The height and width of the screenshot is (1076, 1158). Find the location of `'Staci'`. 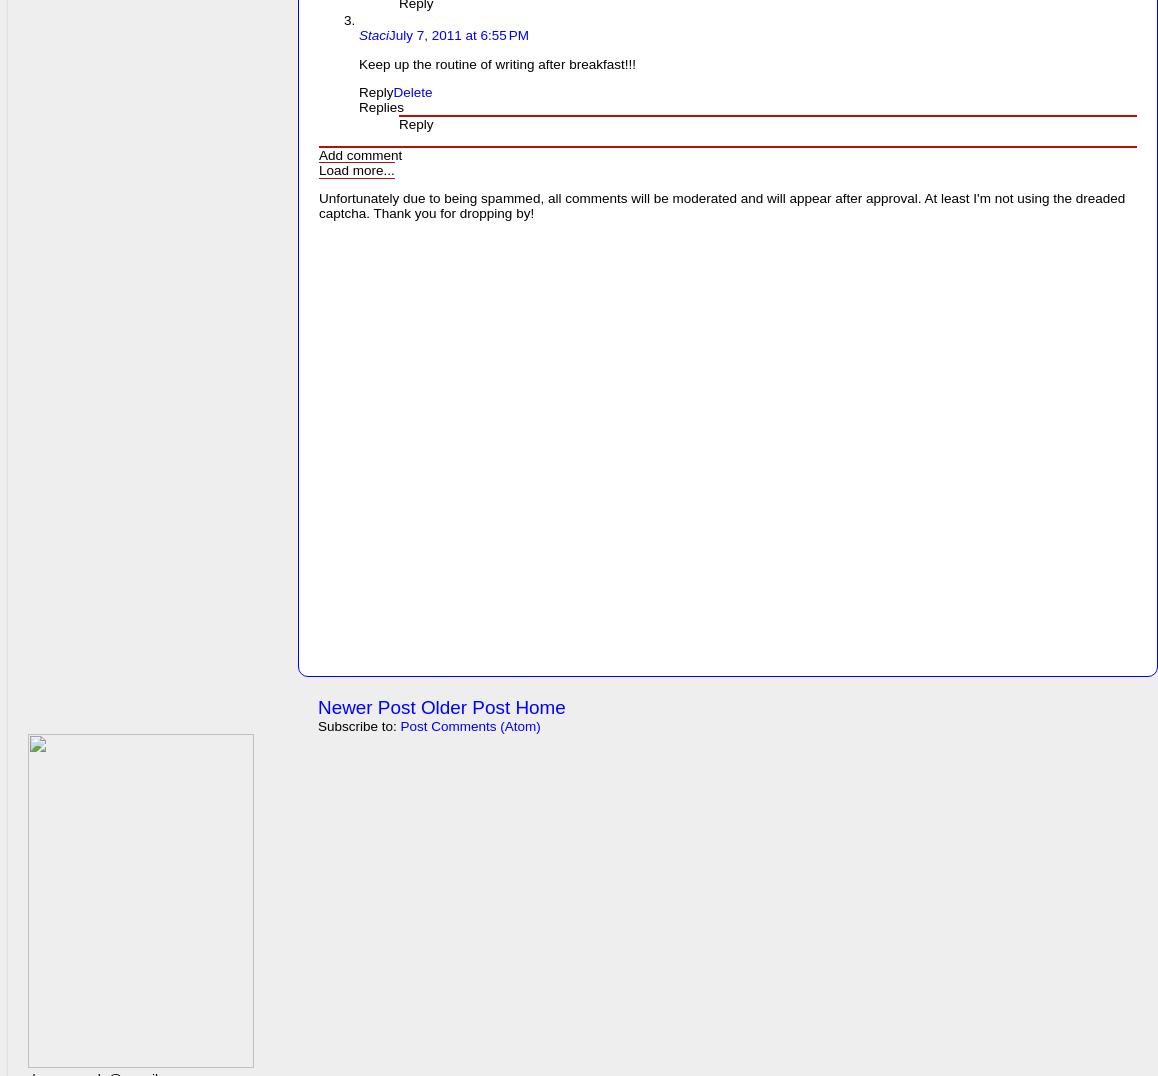

'Staci' is located at coordinates (373, 34).